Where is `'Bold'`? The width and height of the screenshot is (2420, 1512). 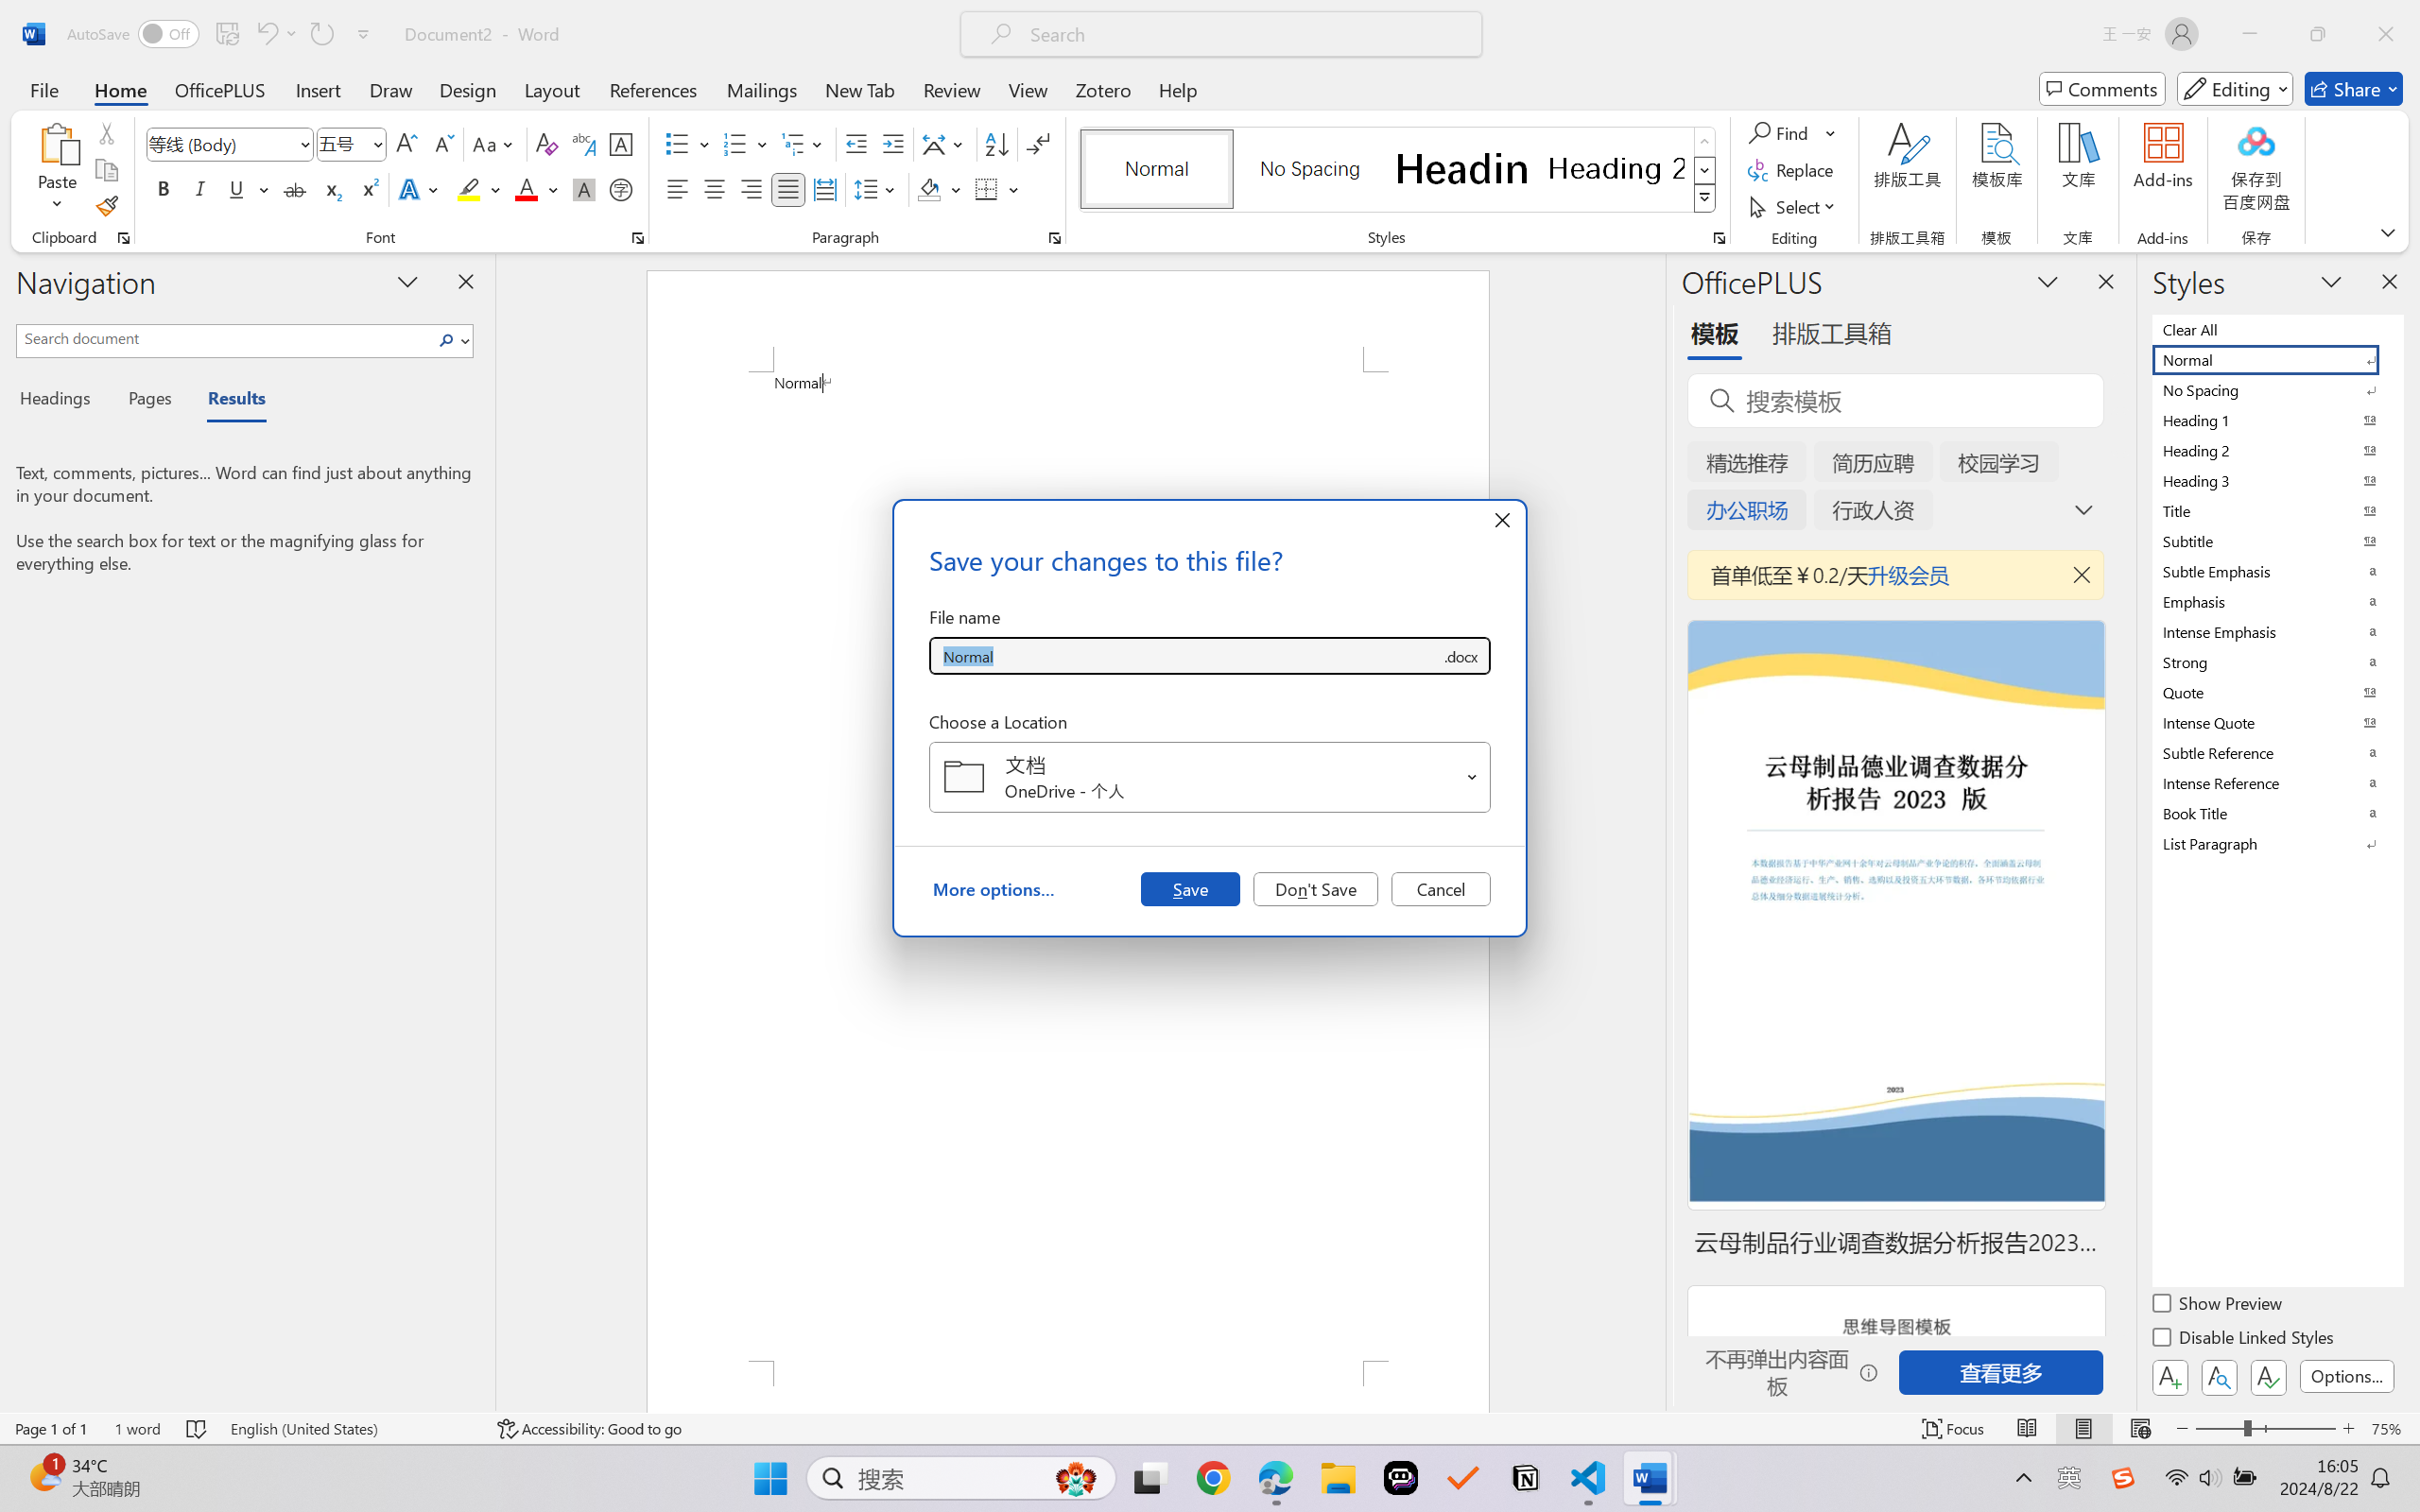
'Bold' is located at coordinates (164, 188).